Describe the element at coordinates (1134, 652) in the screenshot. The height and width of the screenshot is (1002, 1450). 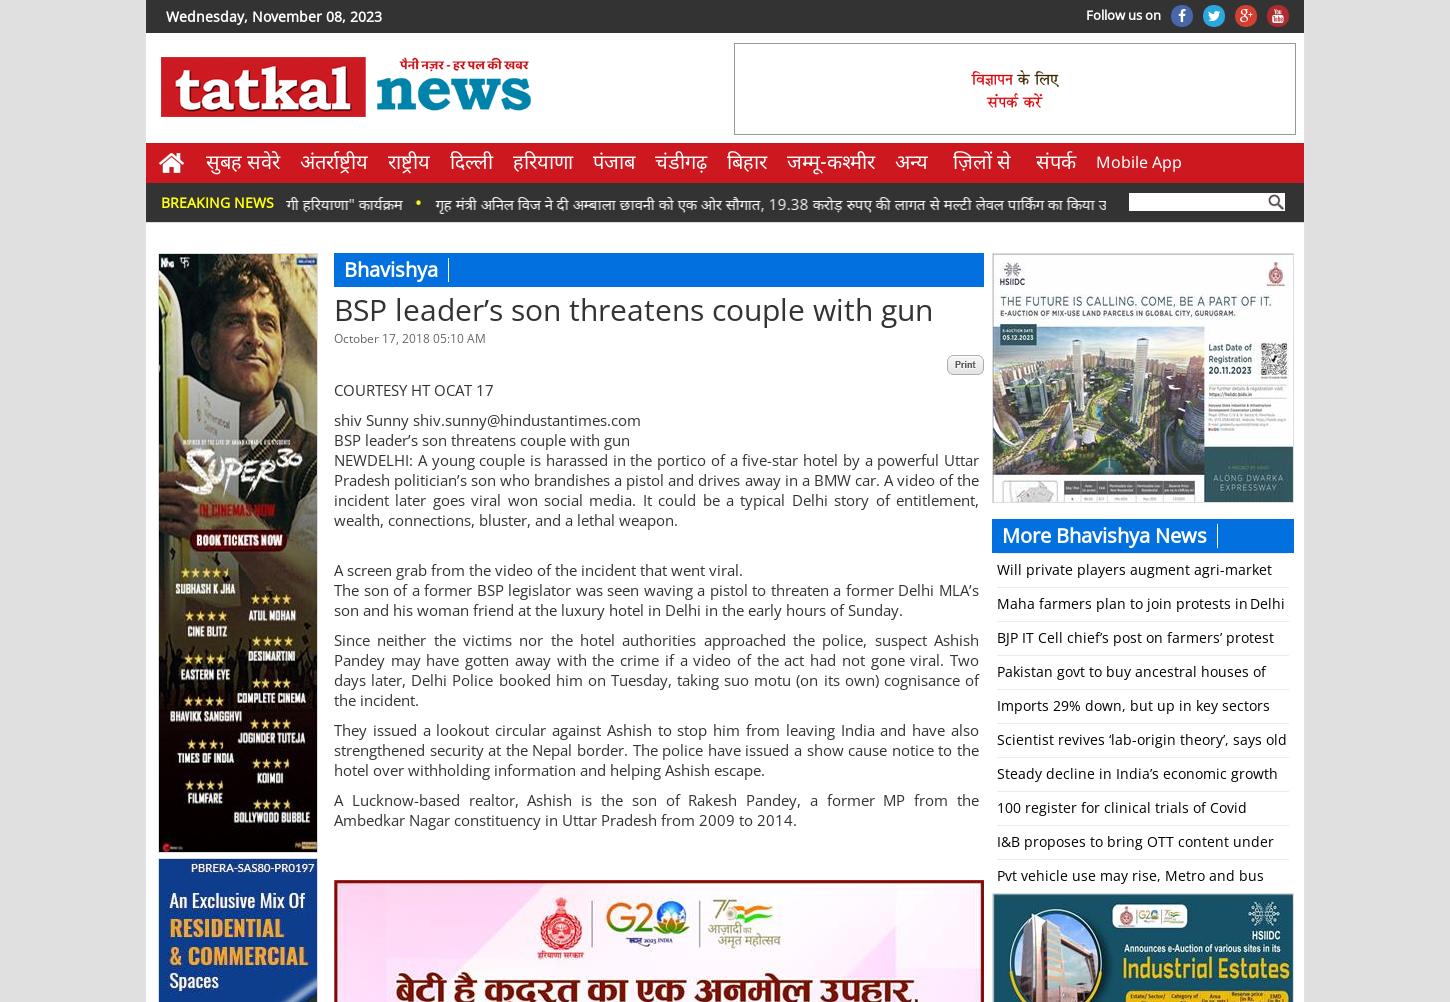
I see `'BJP IT Cell chief’s post on farmers’ protest tagged as ‘manipulated media’ by Twitter'` at that location.